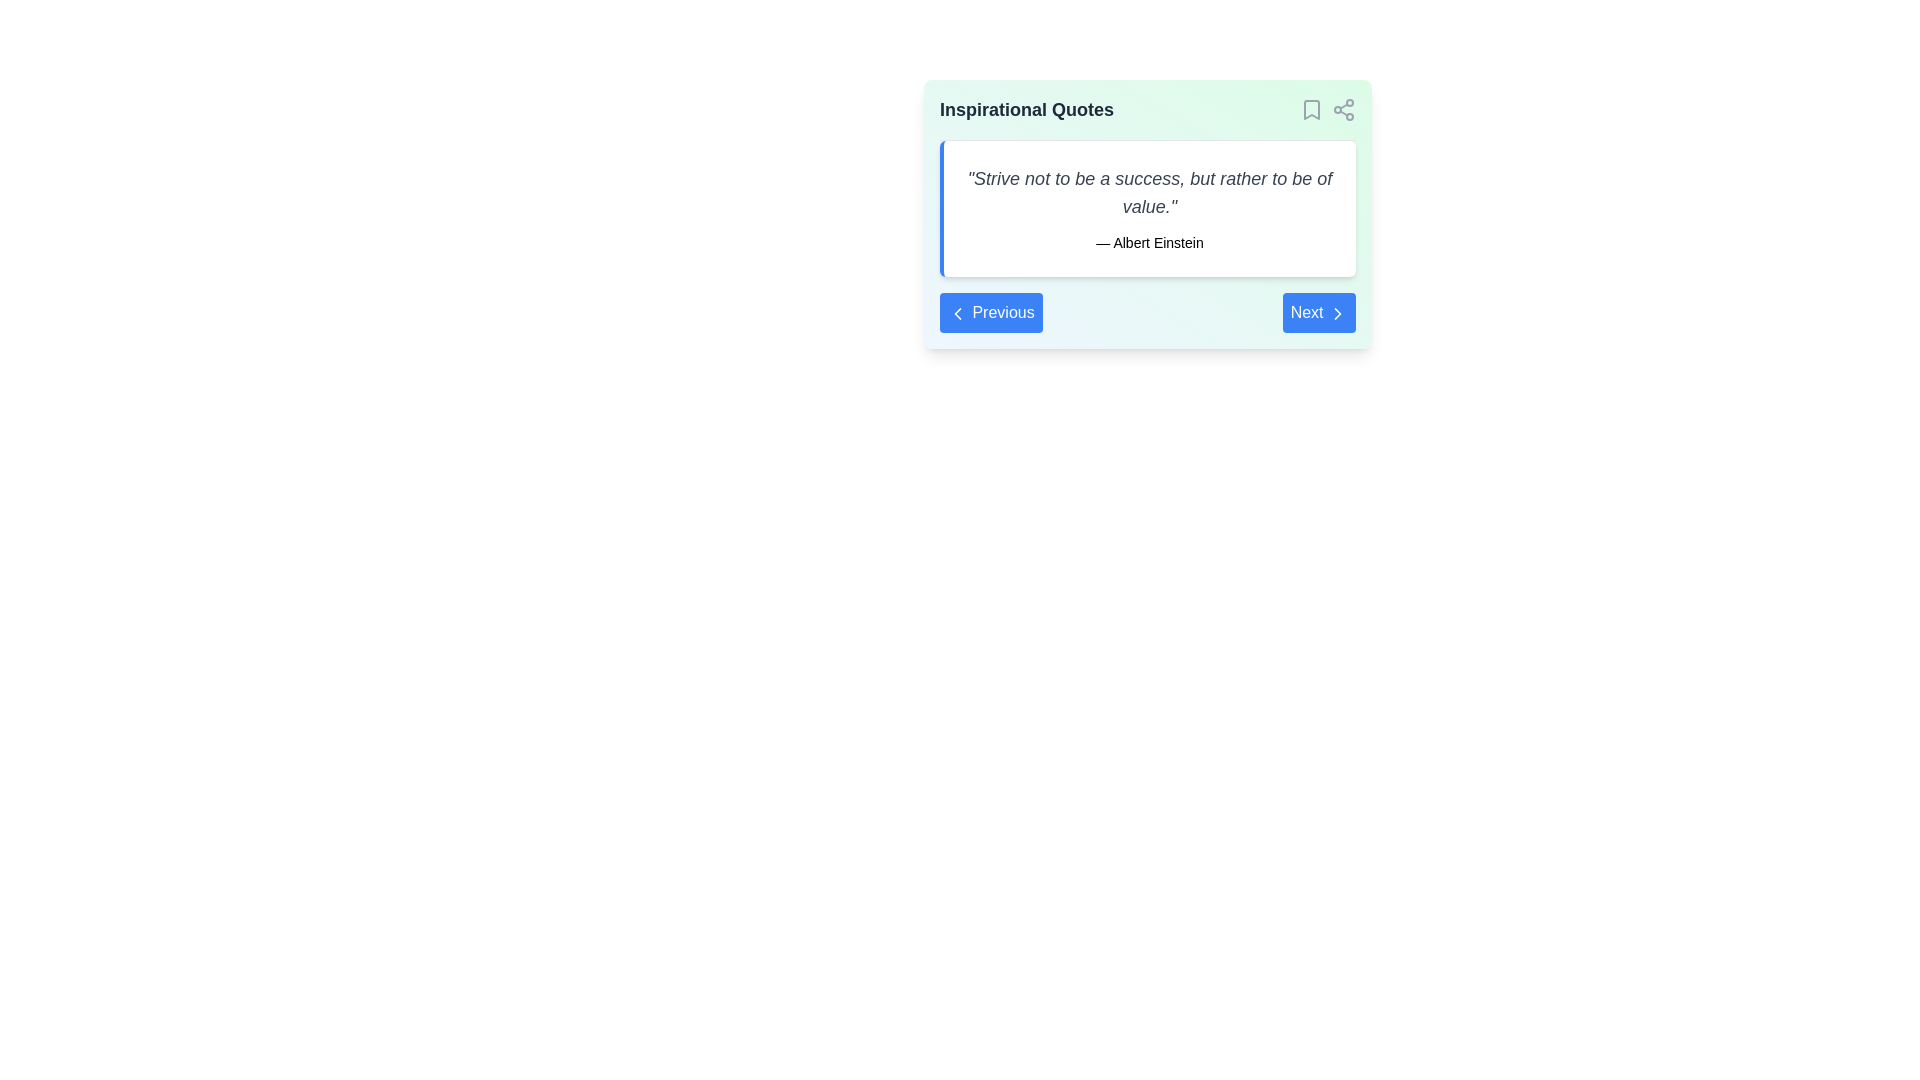 The height and width of the screenshot is (1080, 1920). Describe the element at coordinates (1027, 110) in the screenshot. I see `the static text element displaying 'Inspirational Quotes' in large, bold, dark gray font at the top-left corner of a bordered card-like structure` at that location.